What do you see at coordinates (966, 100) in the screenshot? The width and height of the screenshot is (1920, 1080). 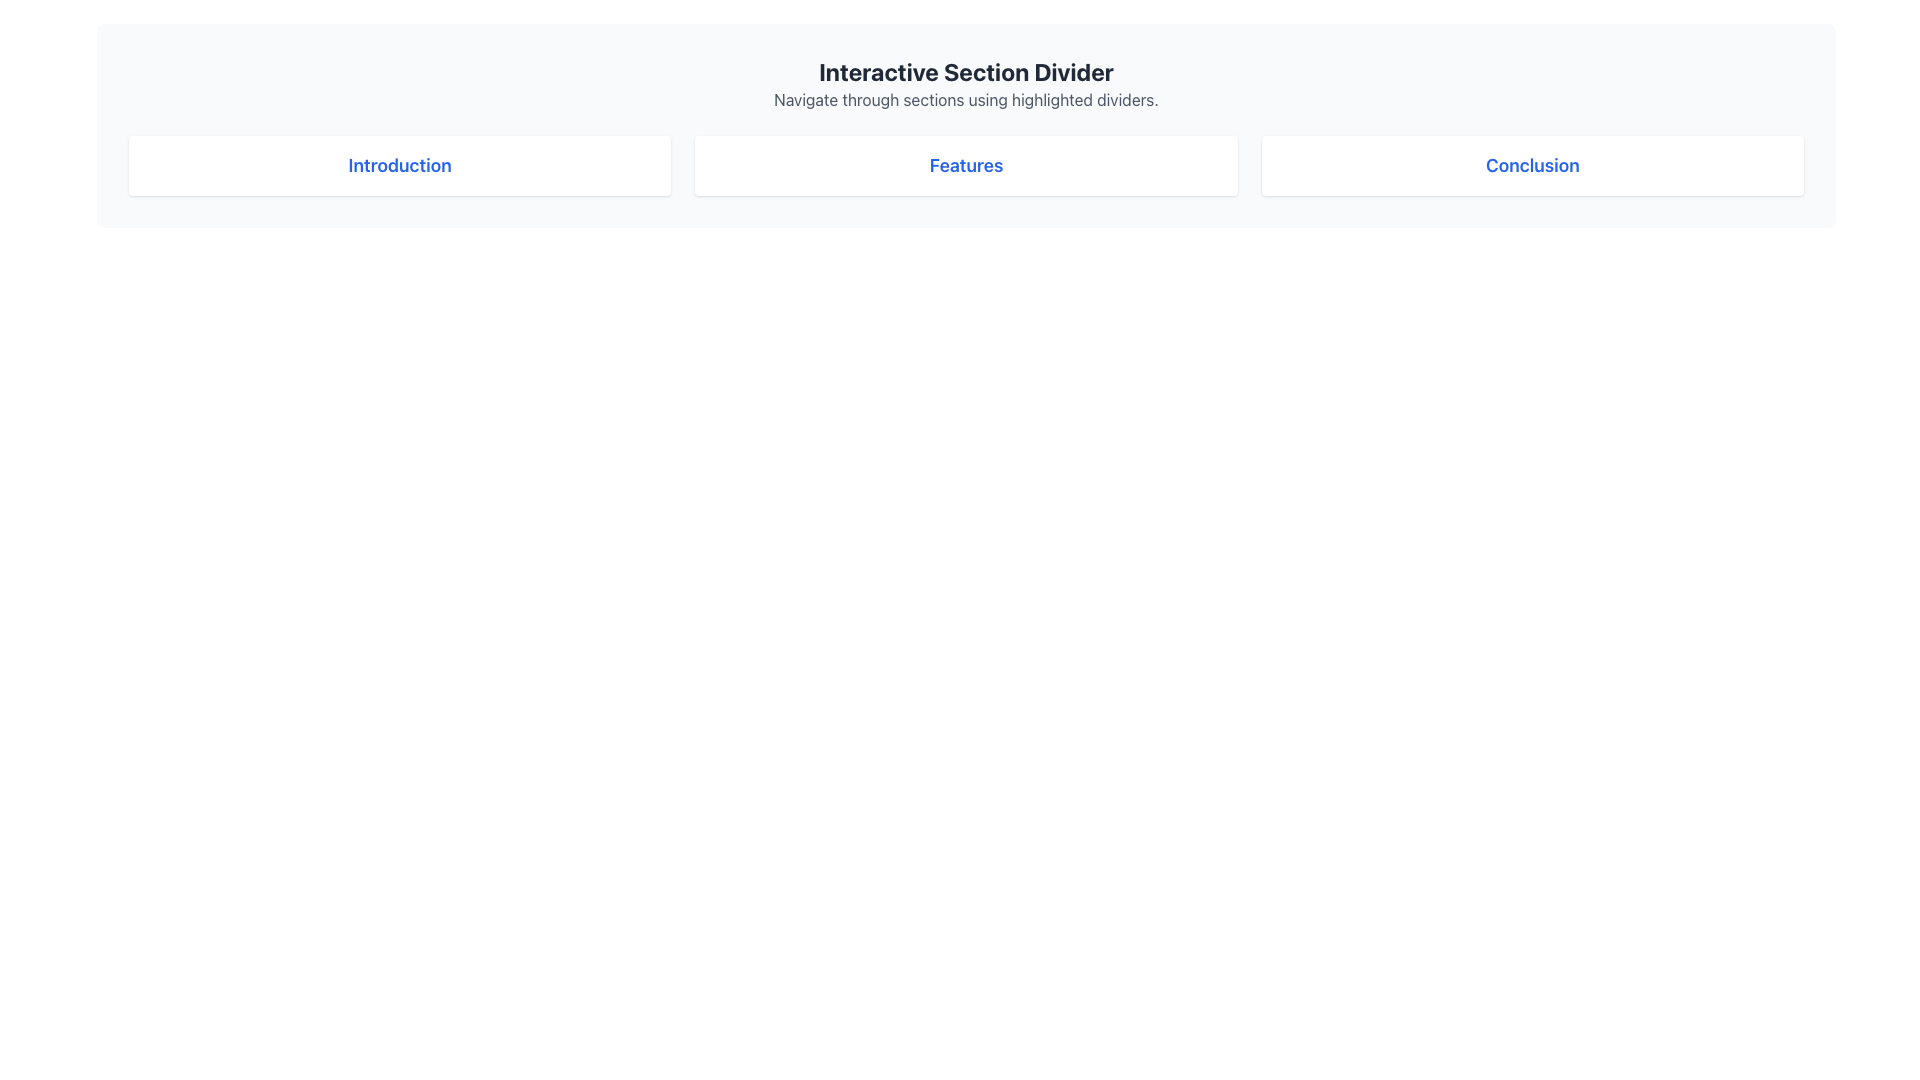 I see `the static text element that reads 'Navigate through sections using highlighted dividers.' which is positioned directly beneath the title 'Interactive Section Divider'` at bounding box center [966, 100].